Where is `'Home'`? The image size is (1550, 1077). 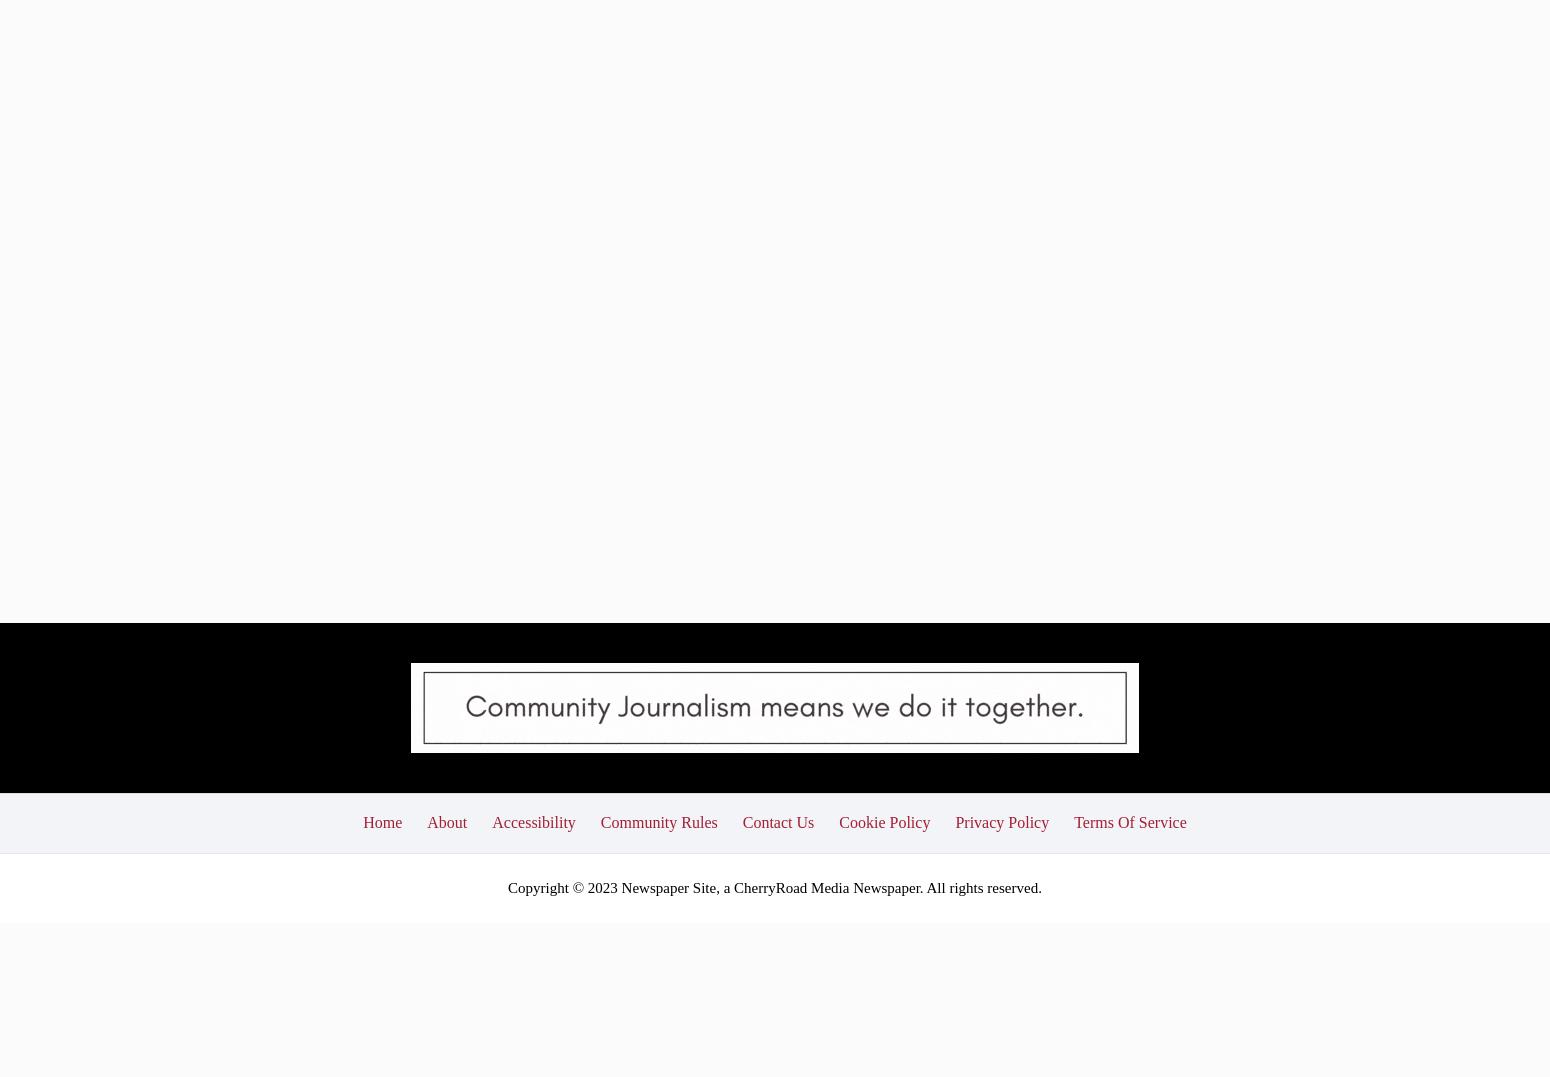
'Home' is located at coordinates (362, 674).